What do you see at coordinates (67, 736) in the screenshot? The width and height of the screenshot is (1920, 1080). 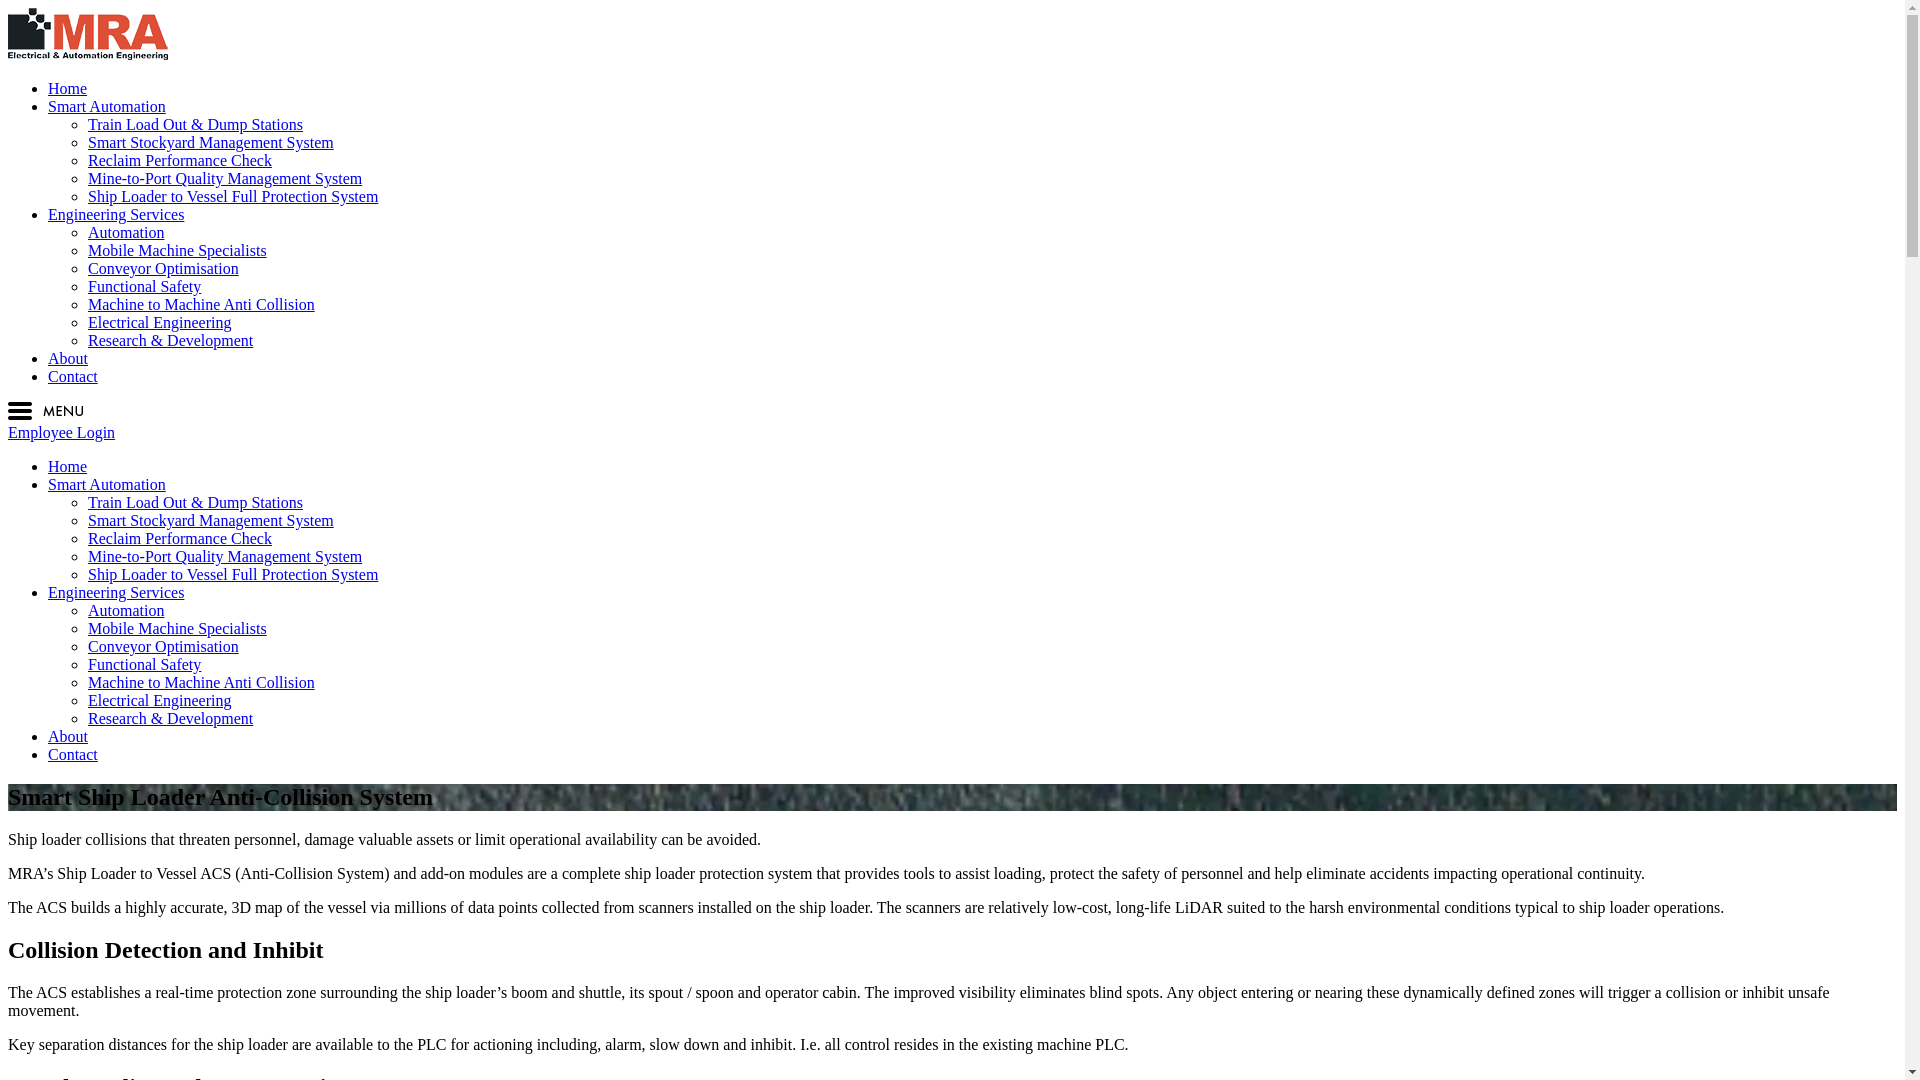 I see `'About'` at bounding box center [67, 736].